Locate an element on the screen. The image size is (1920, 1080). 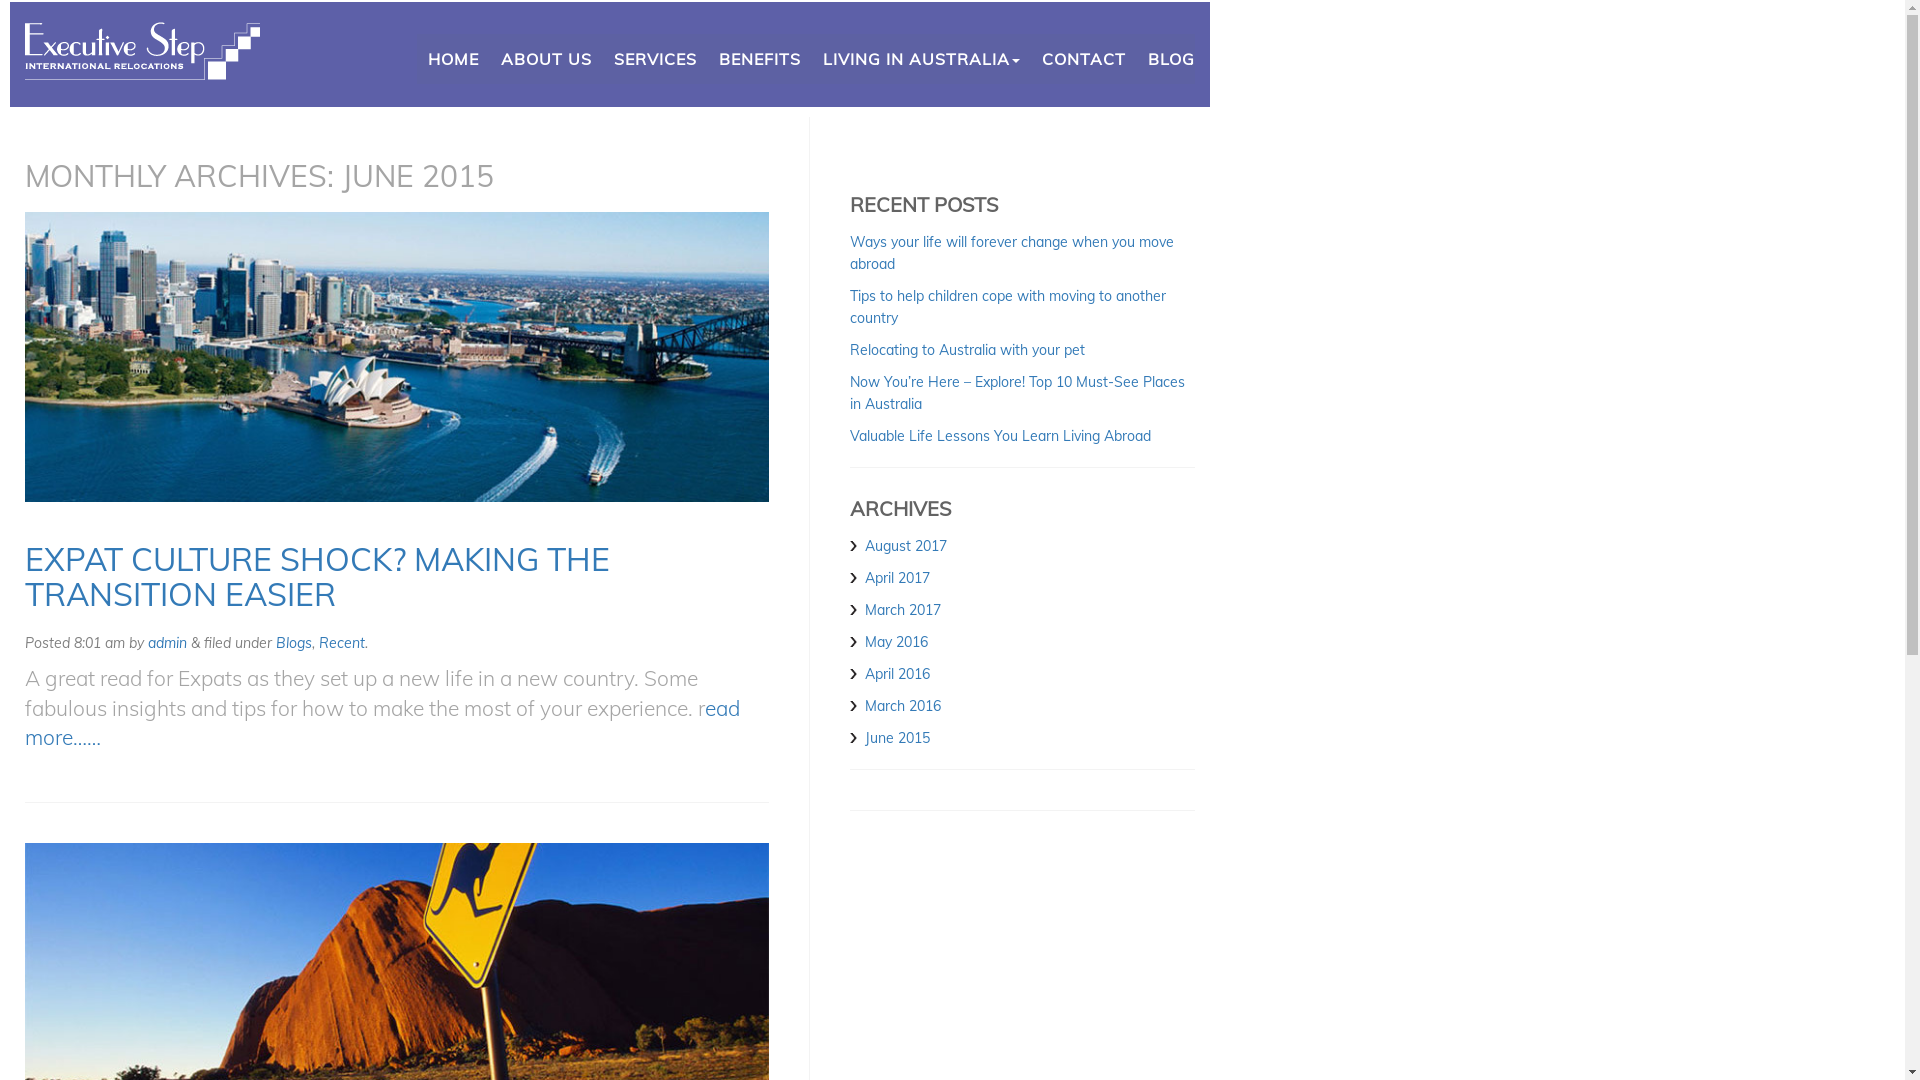
'June 2015' is located at coordinates (896, 737).